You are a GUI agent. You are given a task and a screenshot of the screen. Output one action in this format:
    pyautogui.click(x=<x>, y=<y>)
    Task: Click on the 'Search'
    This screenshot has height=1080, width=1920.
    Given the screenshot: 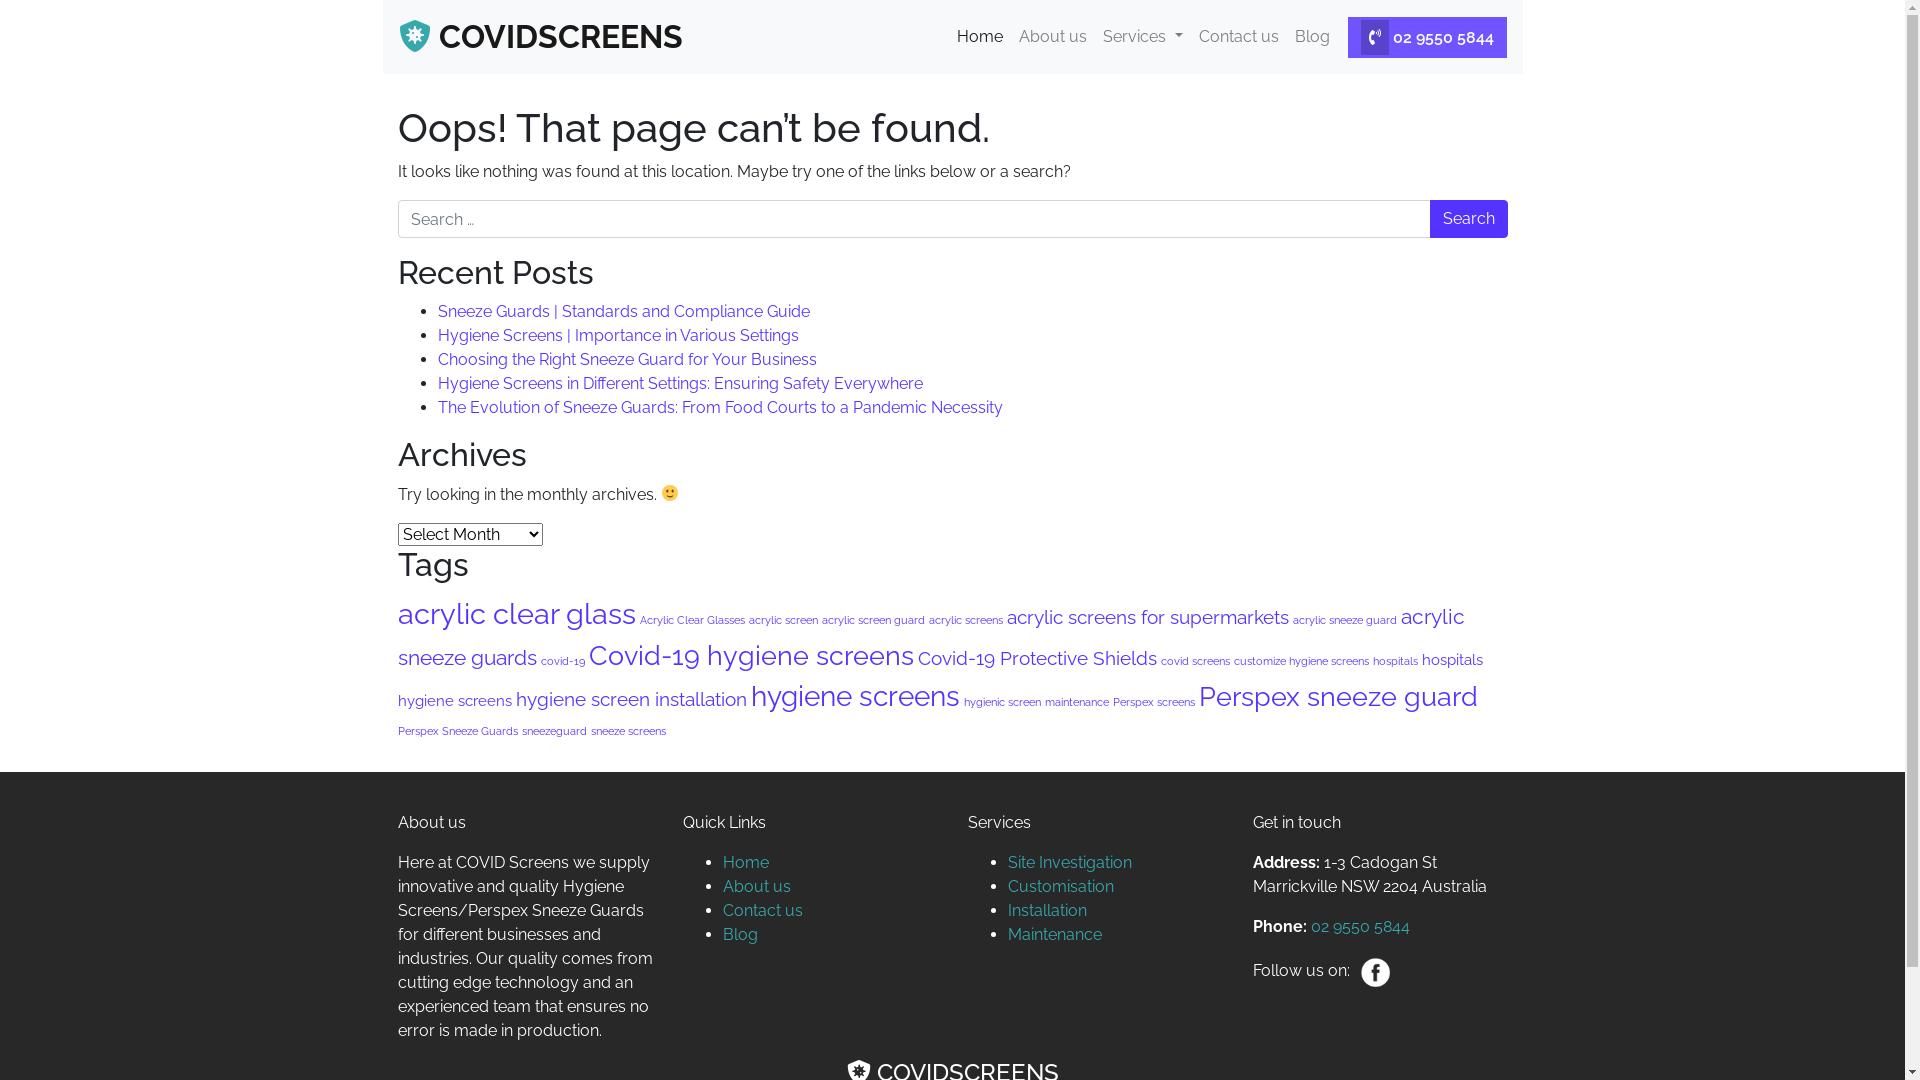 What is the action you would take?
    pyautogui.click(x=1468, y=219)
    